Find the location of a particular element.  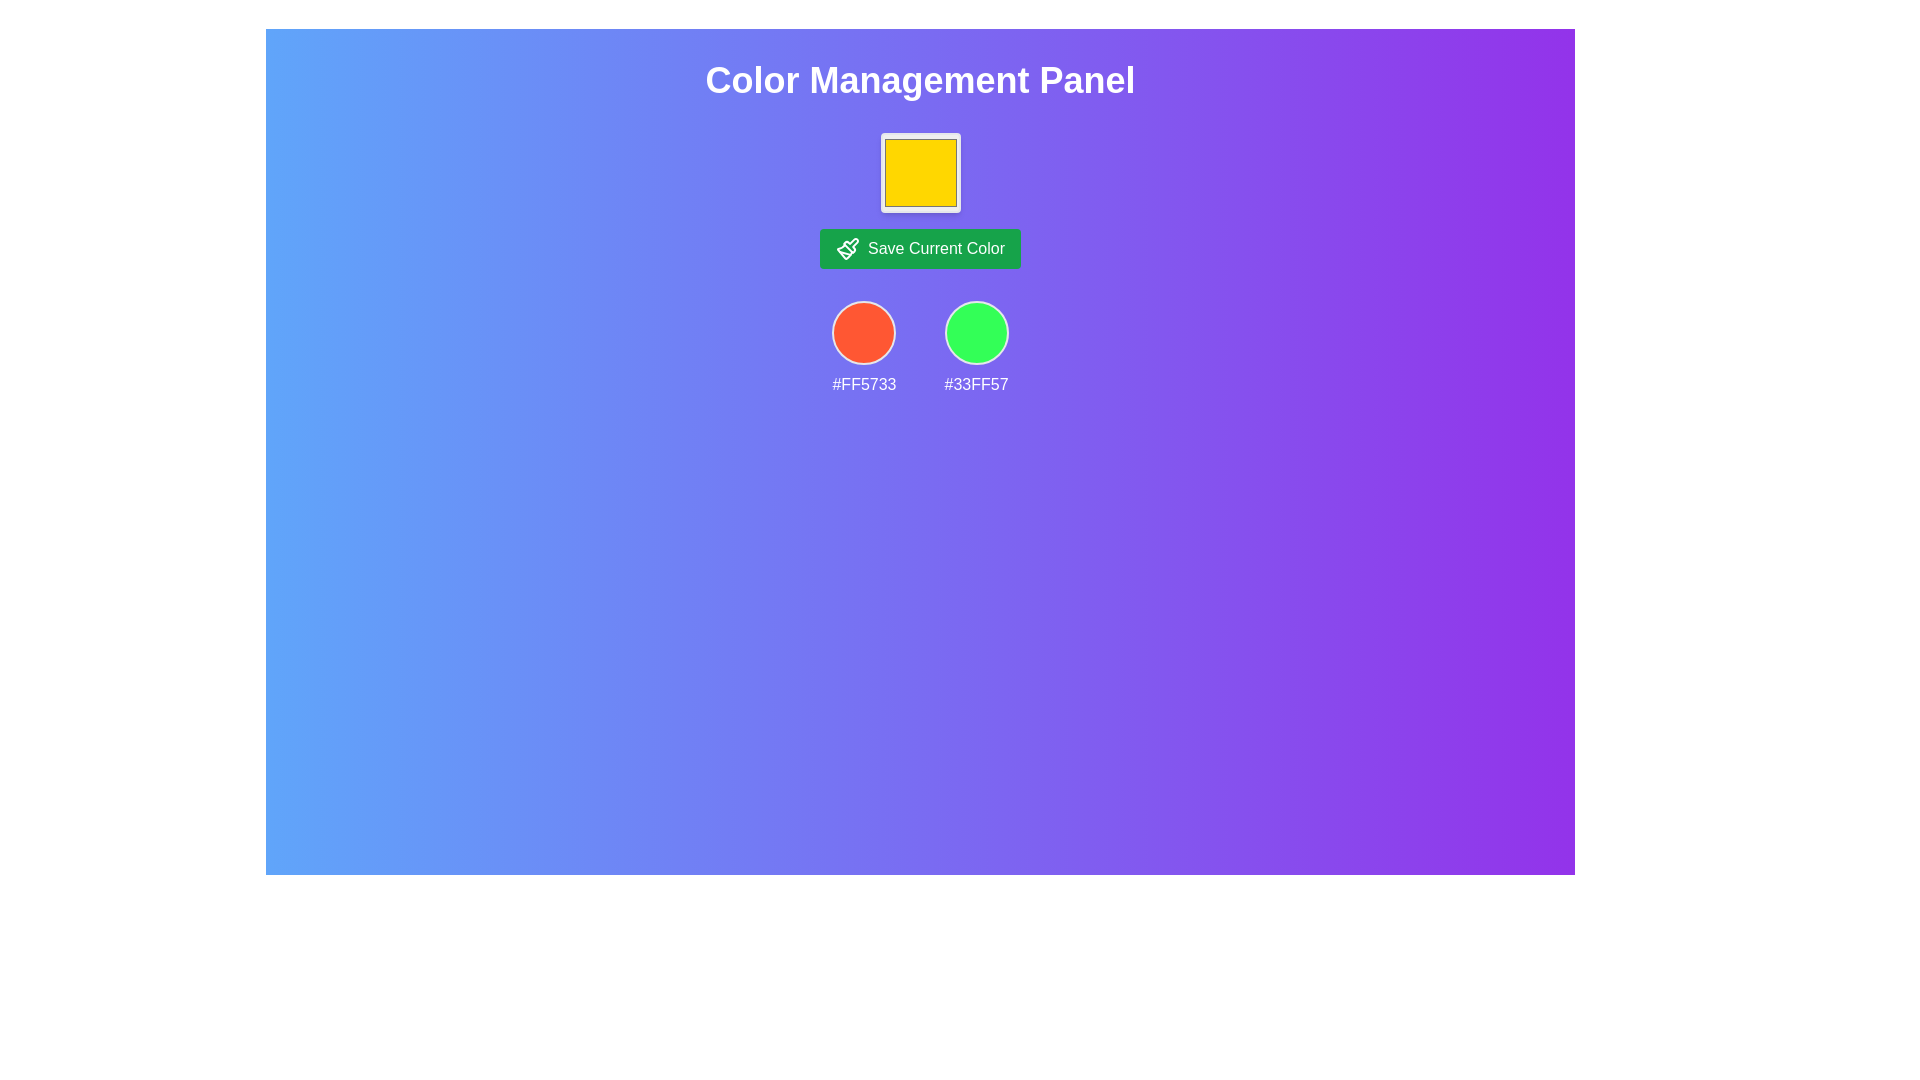

the green button labeled 'Save Current Color' with a paintbrush icon is located at coordinates (919, 248).